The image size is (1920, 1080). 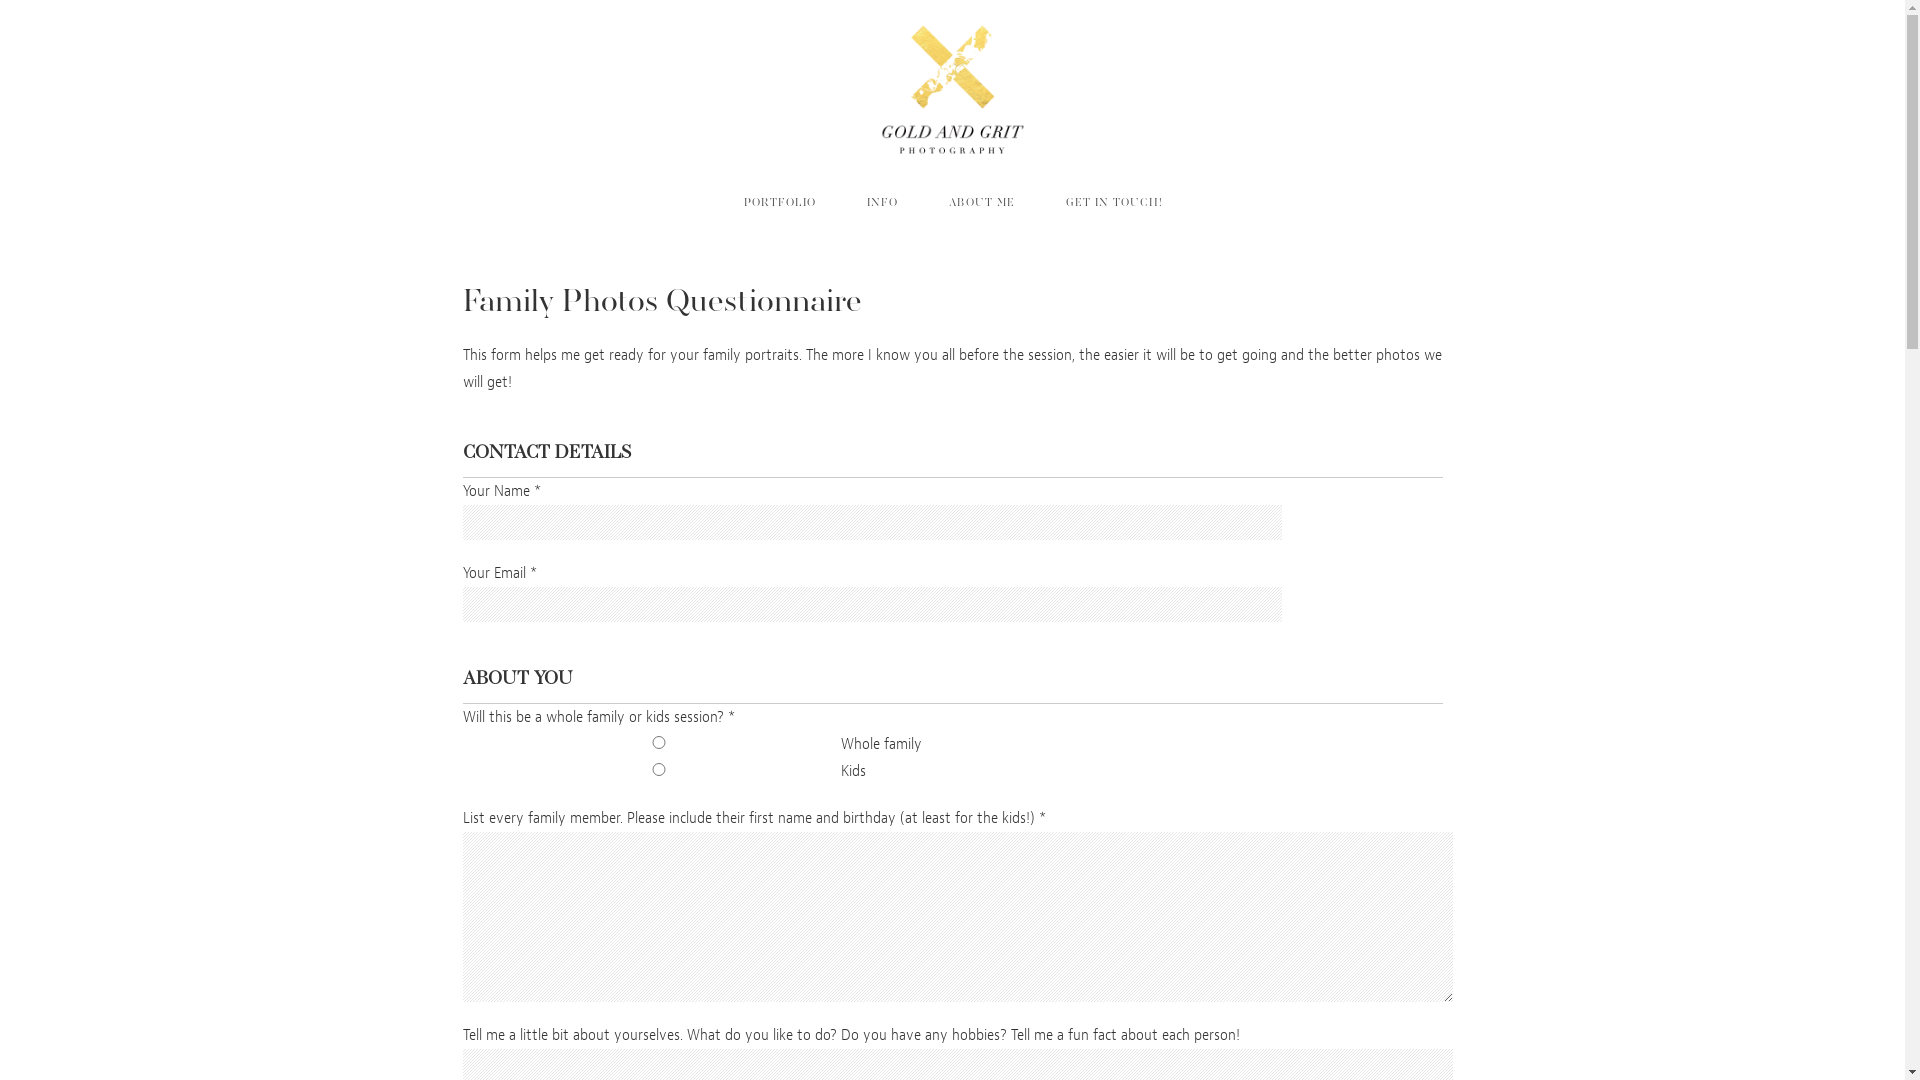 What do you see at coordinates (881, 201) in the screenshot?
I see `'INFO'` at bounding box center [881, 201].